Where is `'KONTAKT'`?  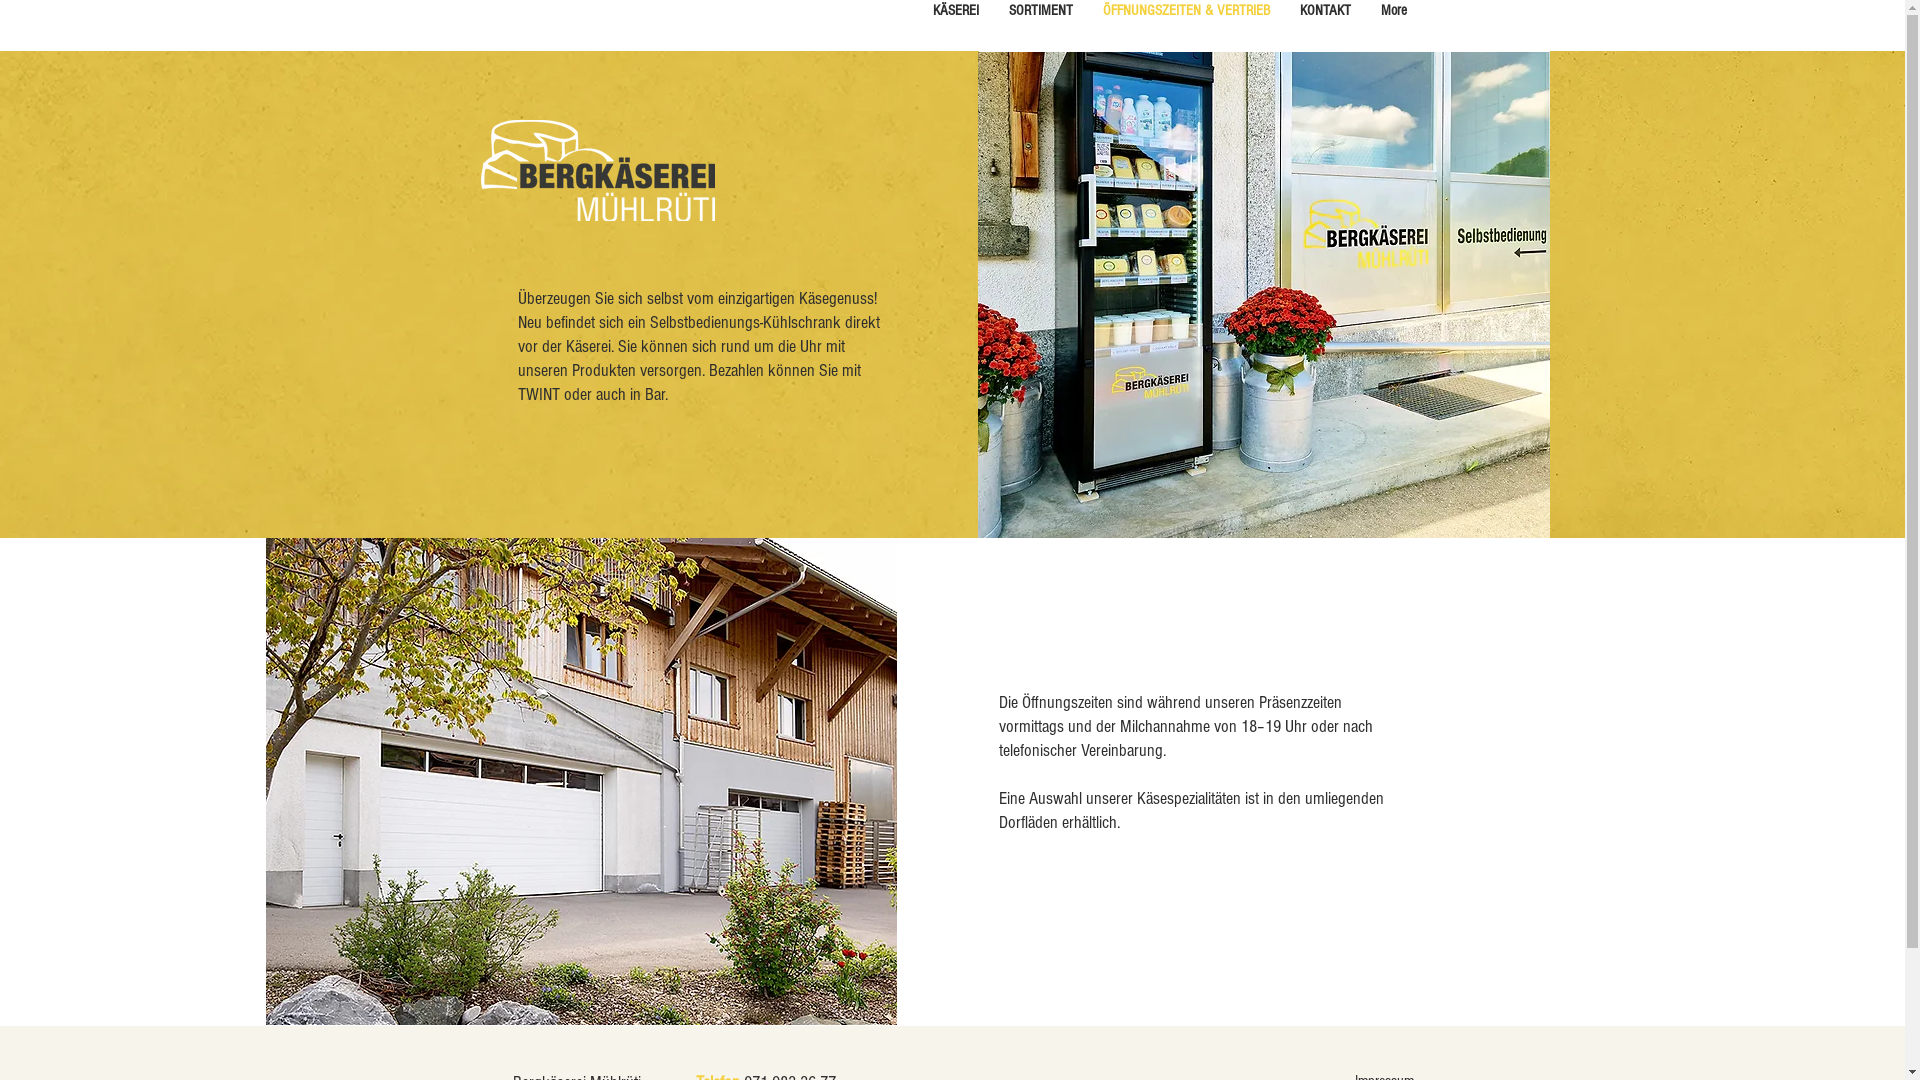 'KONTAKT' is located at coordinates (1325, 24).